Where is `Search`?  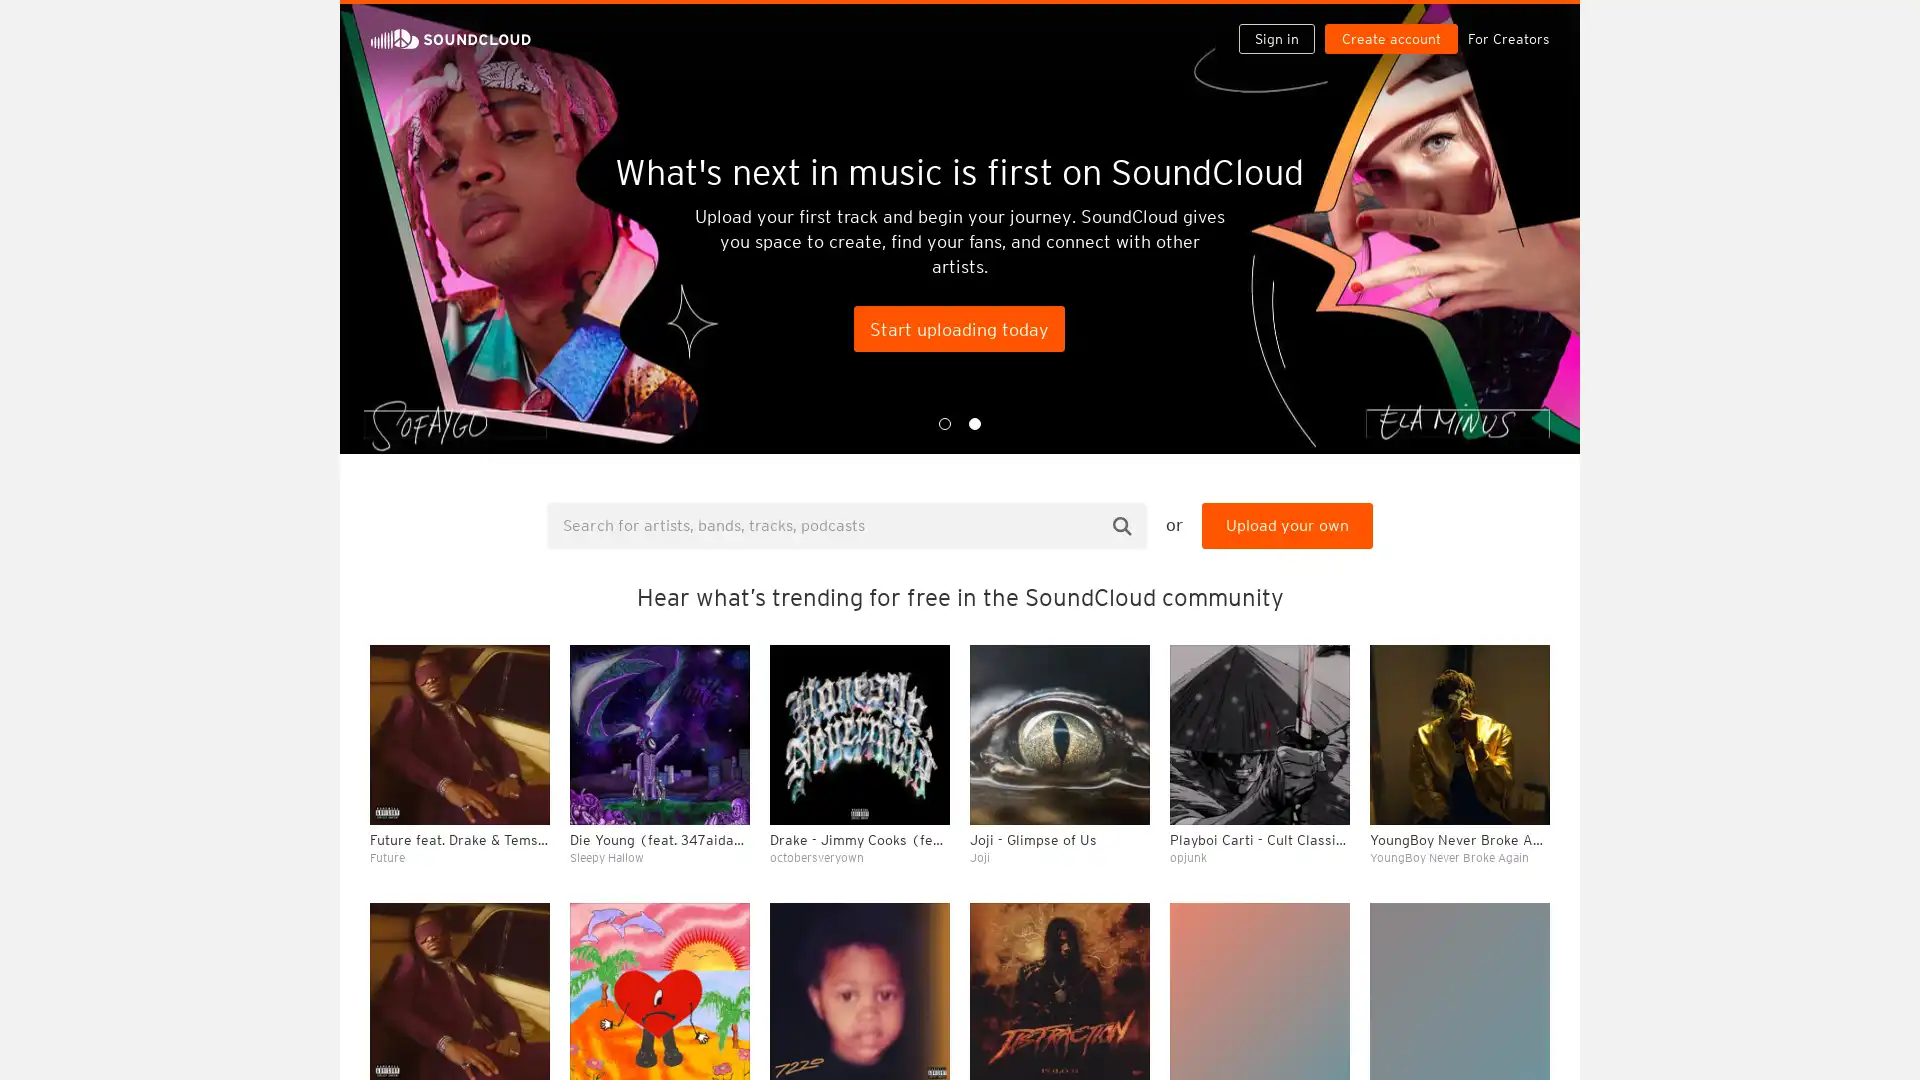
Search is located at coordinates (1122, 524).